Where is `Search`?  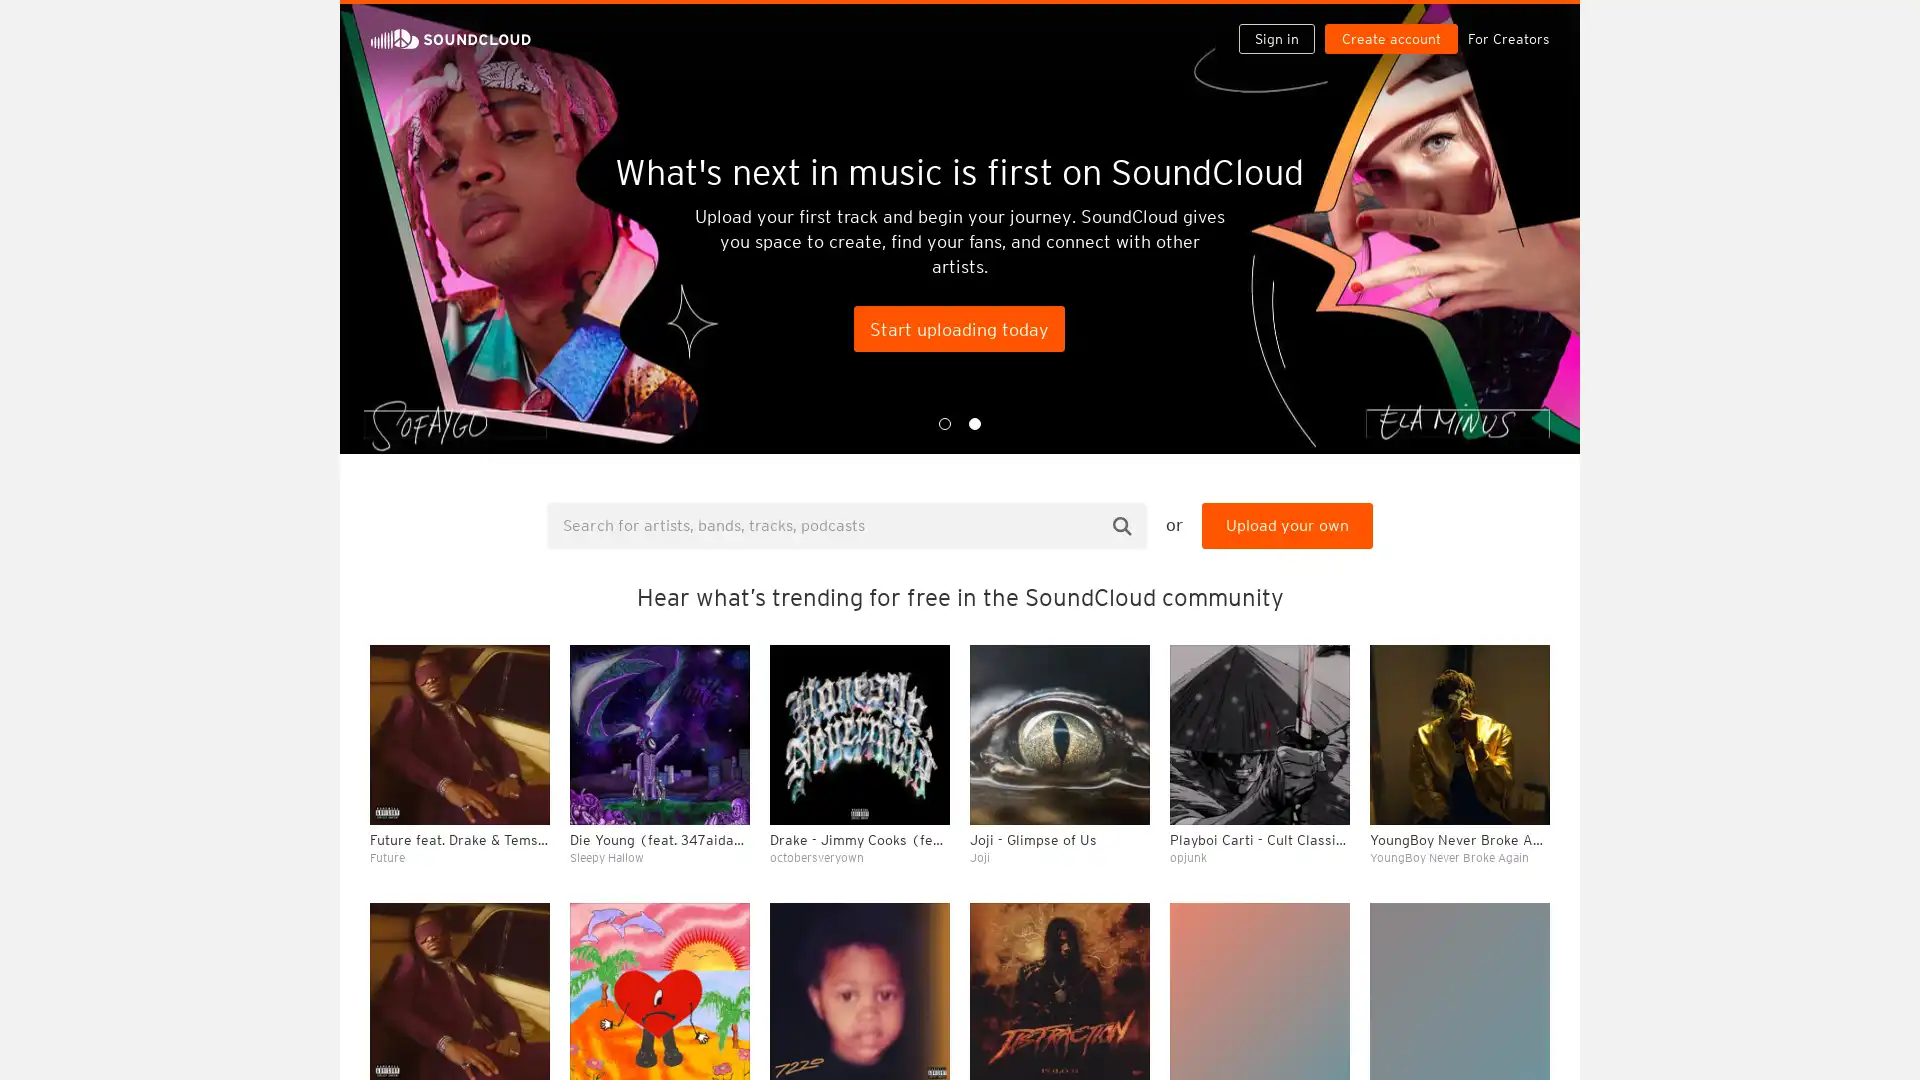
Search is located at coordinates (1122, 524).